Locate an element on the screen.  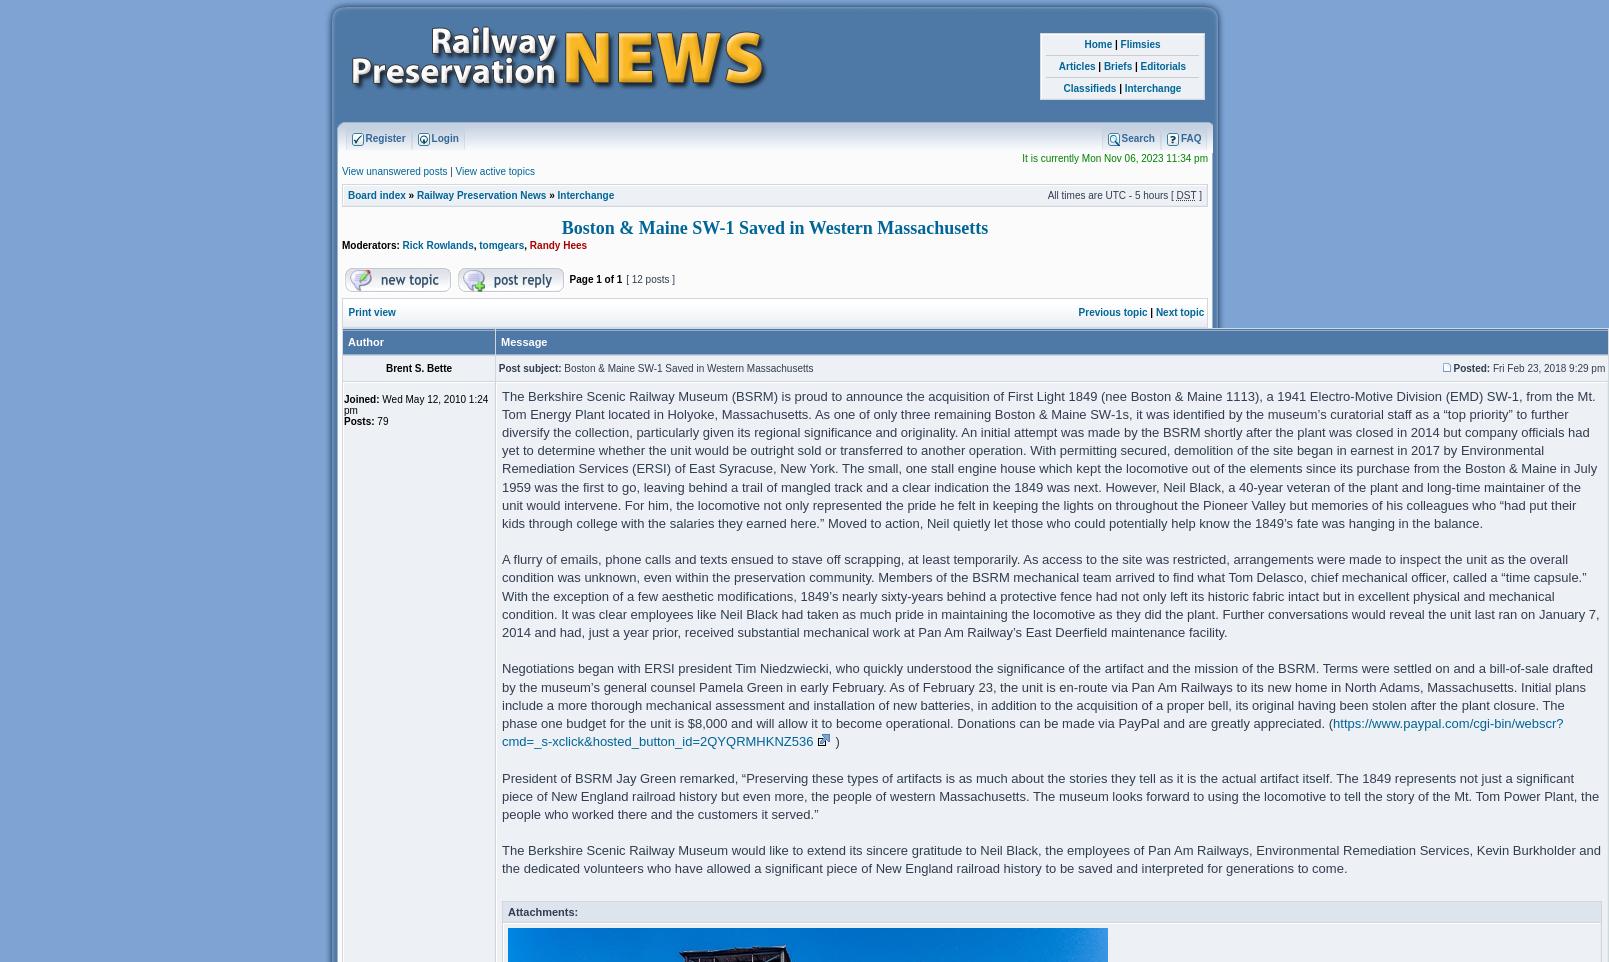
'Articles' is located at coordinates (1076, 66).